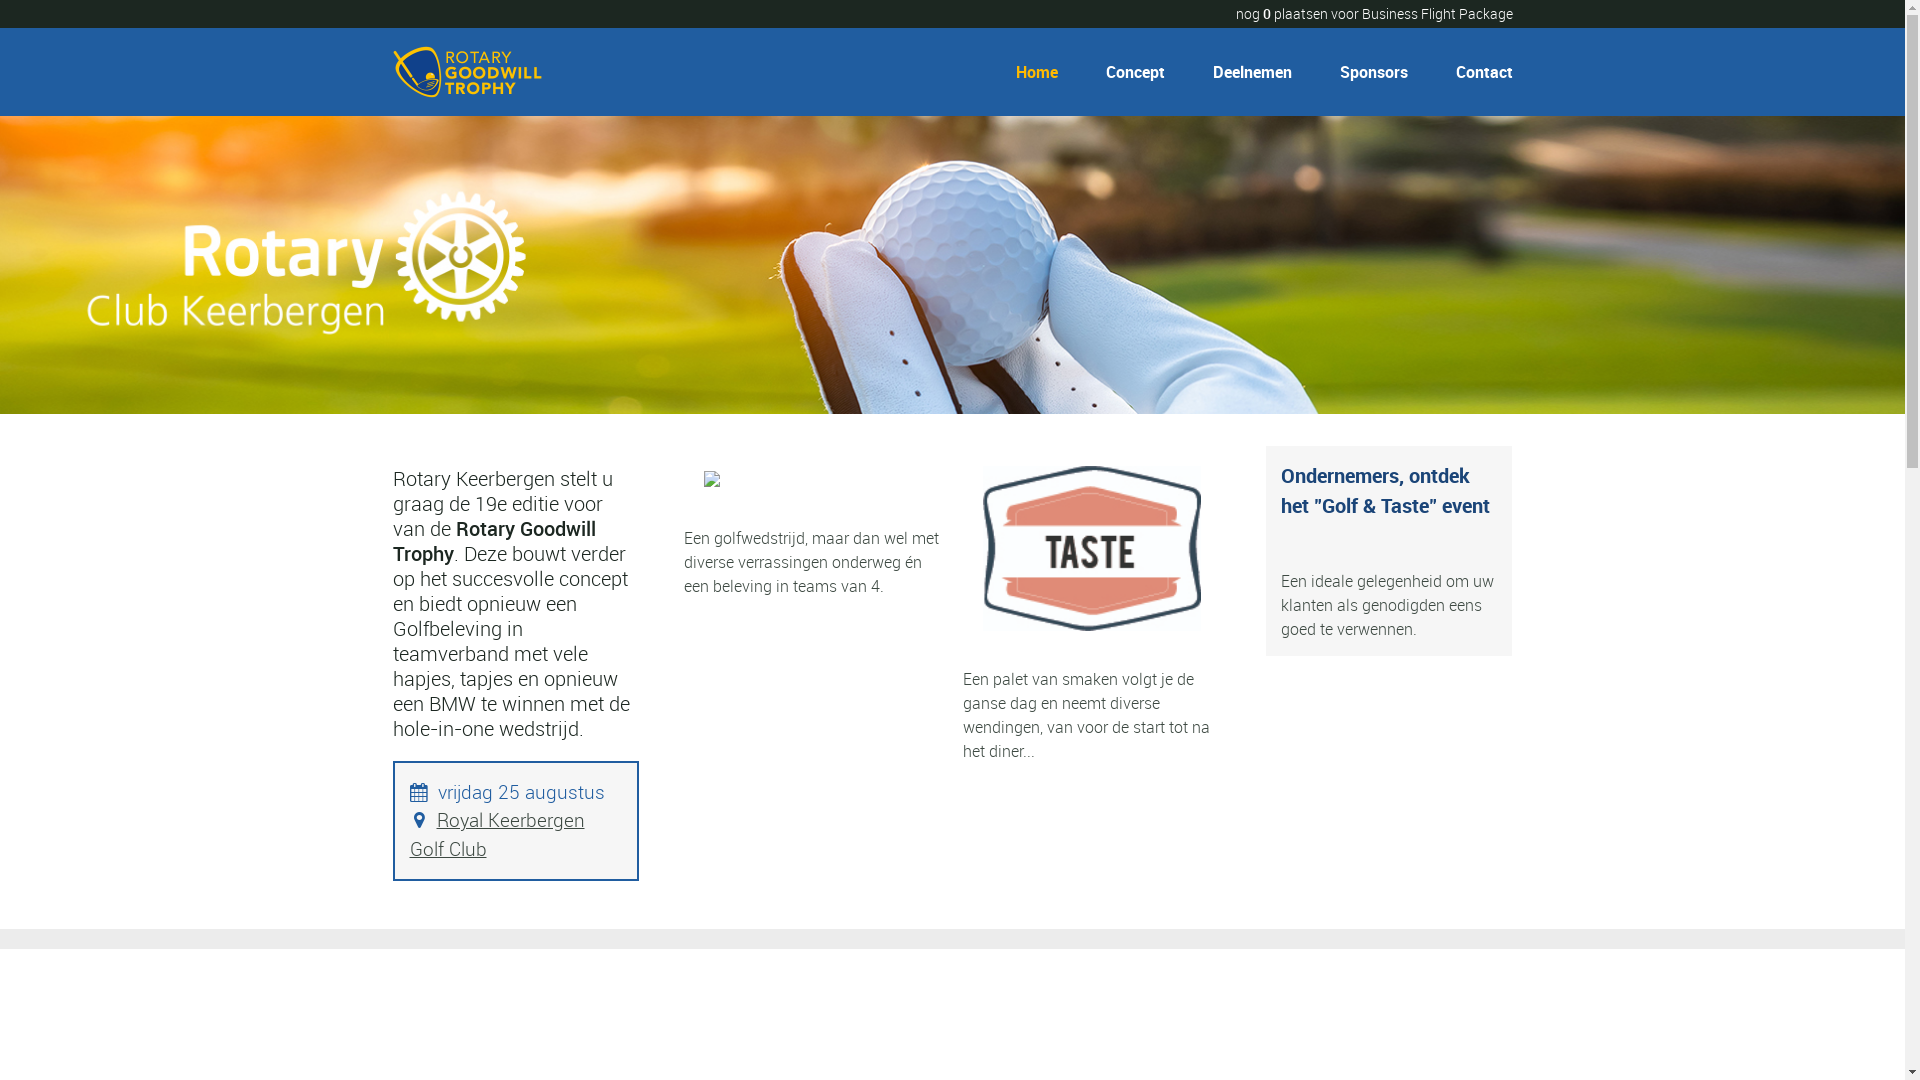 The height and width of the screenshot is (1080, 1920). I want to click on 'Contact', so click(1476, 71).